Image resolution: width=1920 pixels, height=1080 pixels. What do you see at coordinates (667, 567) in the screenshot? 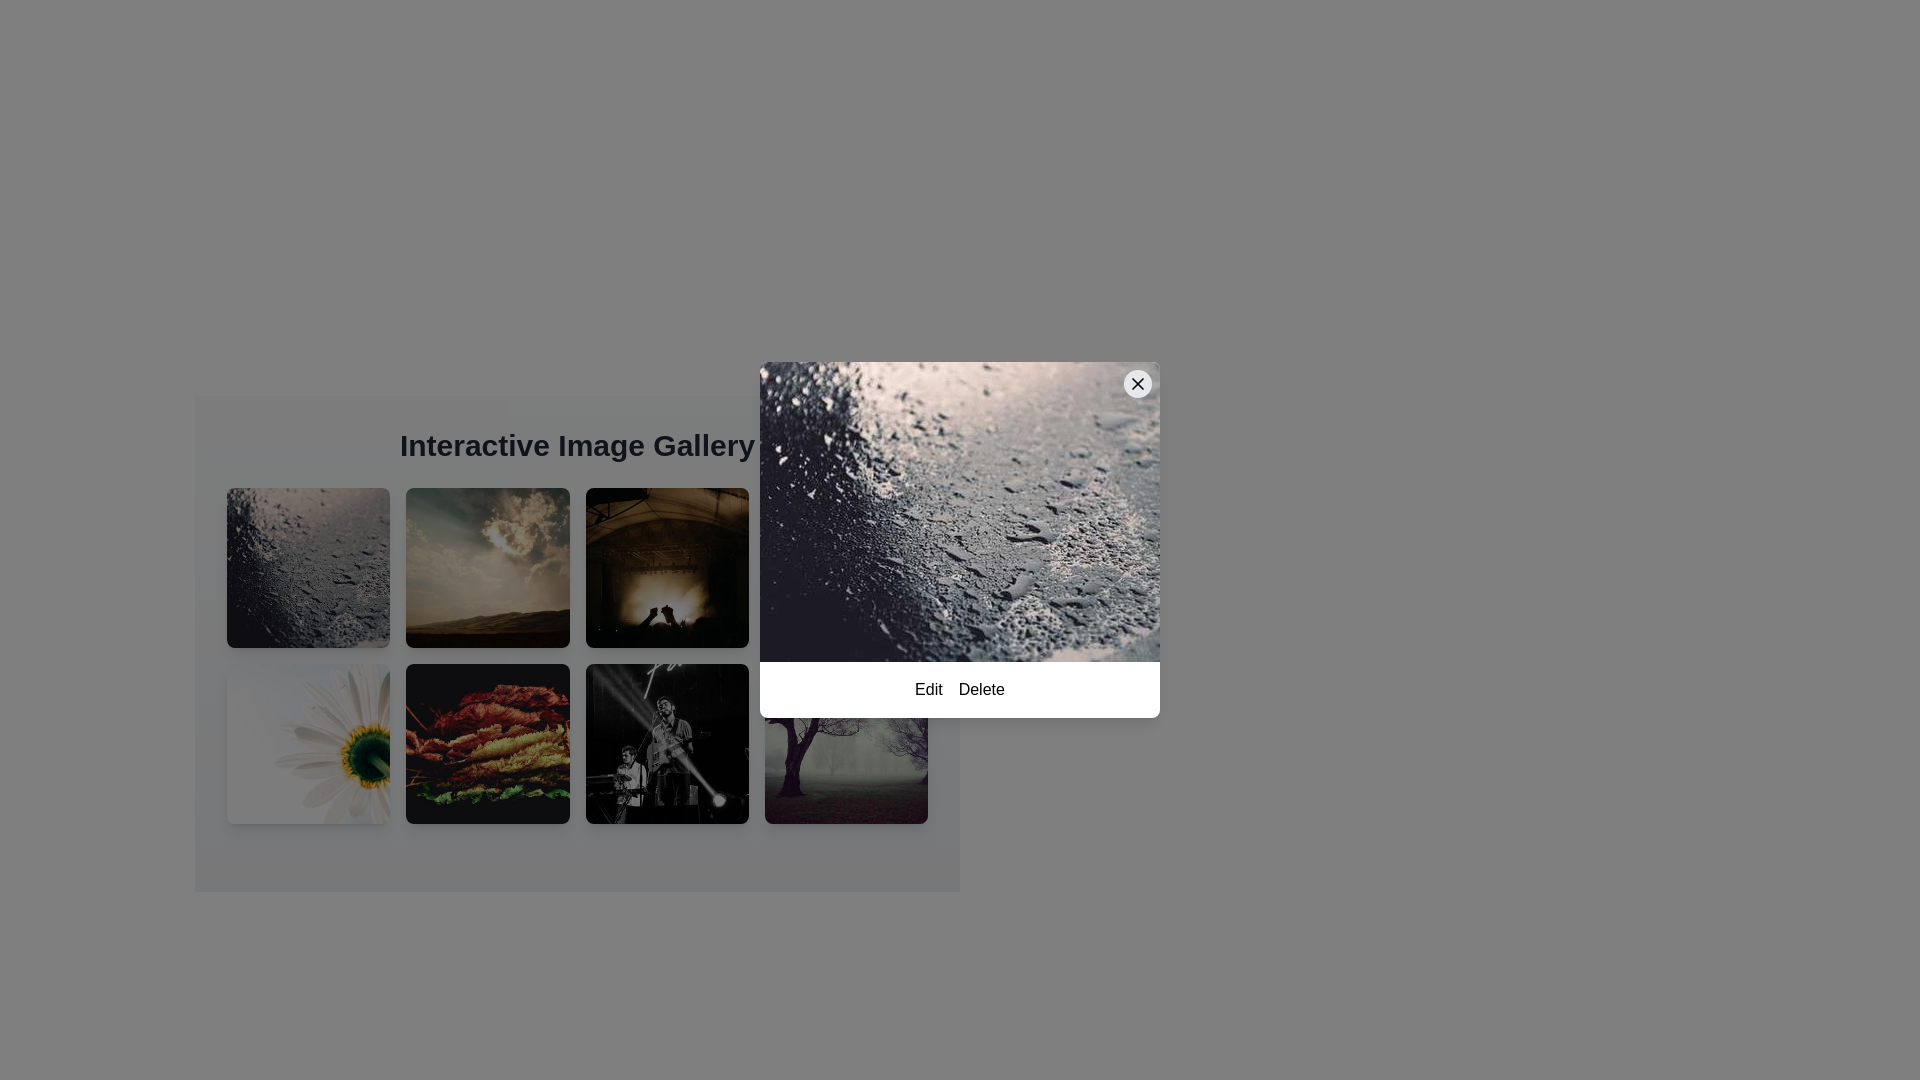
I see `the image card, which features a dark concert environment and is the third card in the first row of a grid layout` at bounding box center [667, 567].